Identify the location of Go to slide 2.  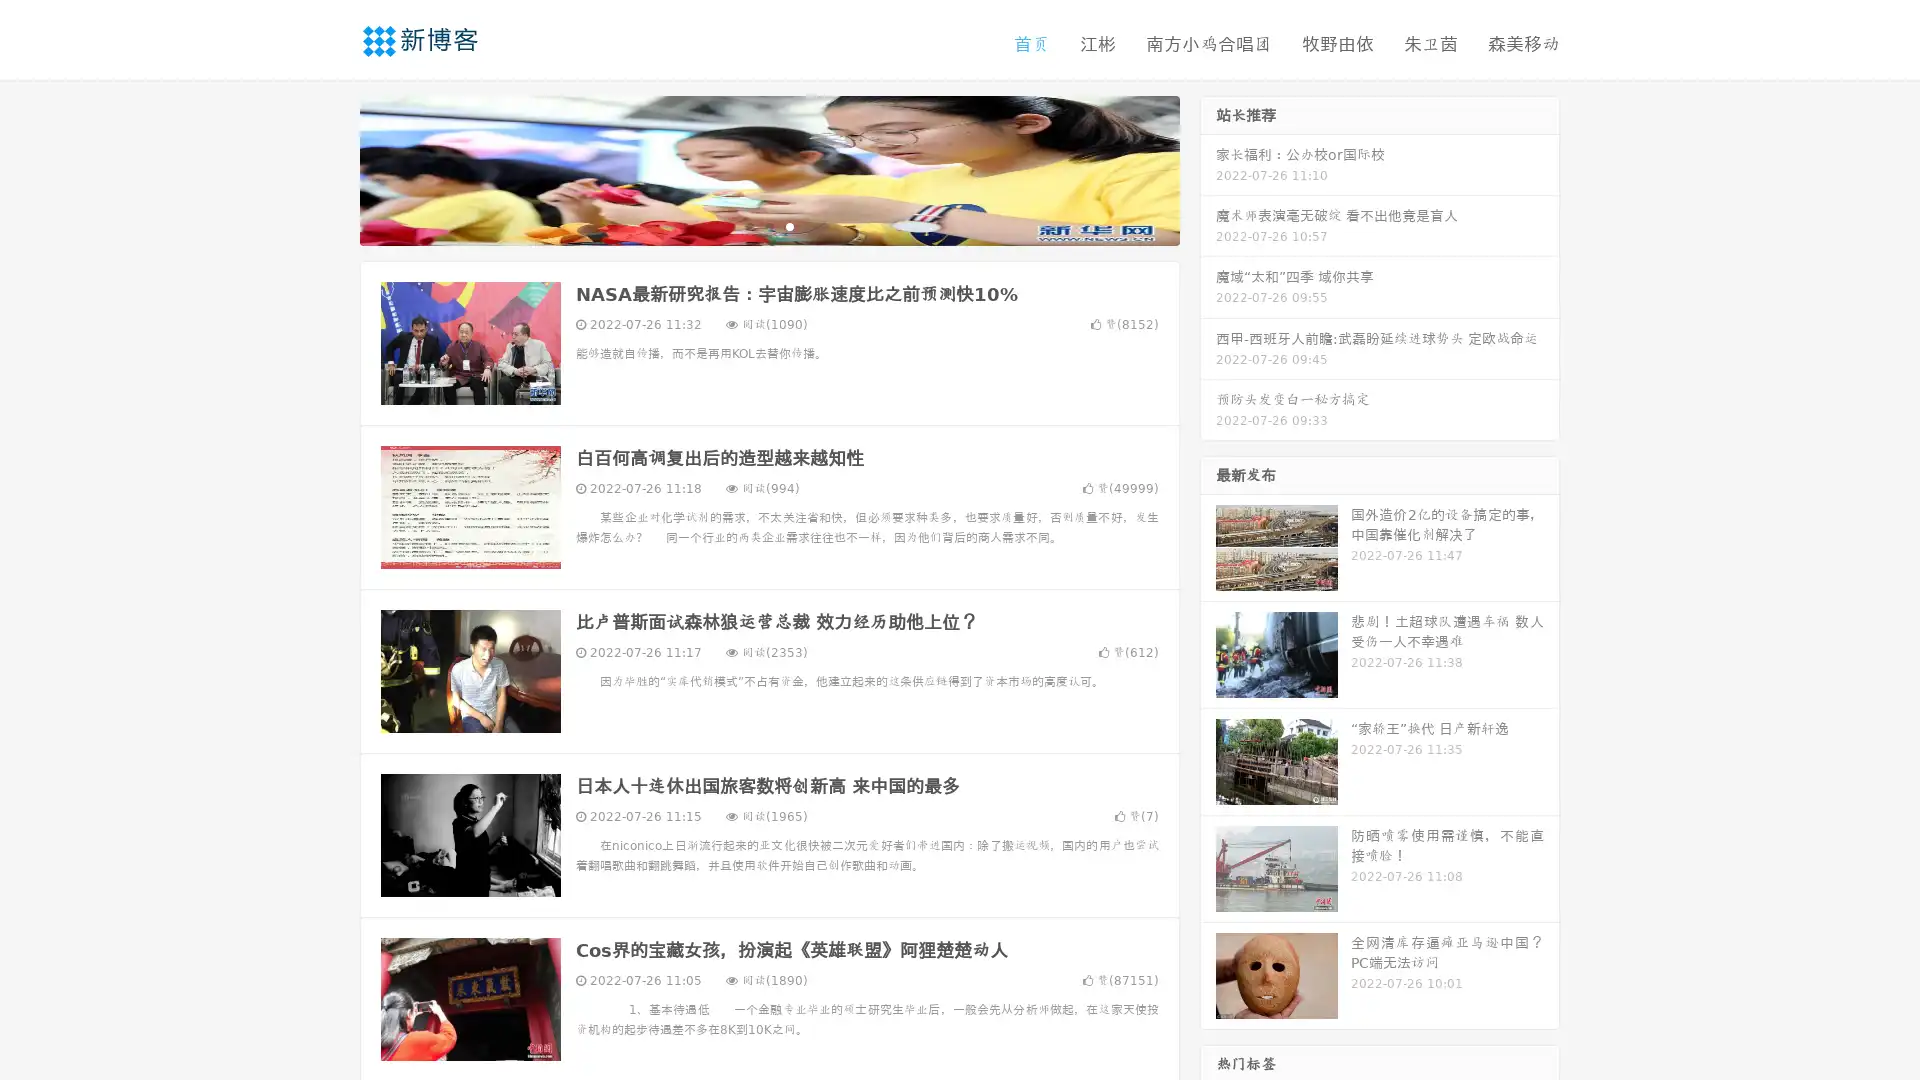
(768, 225).